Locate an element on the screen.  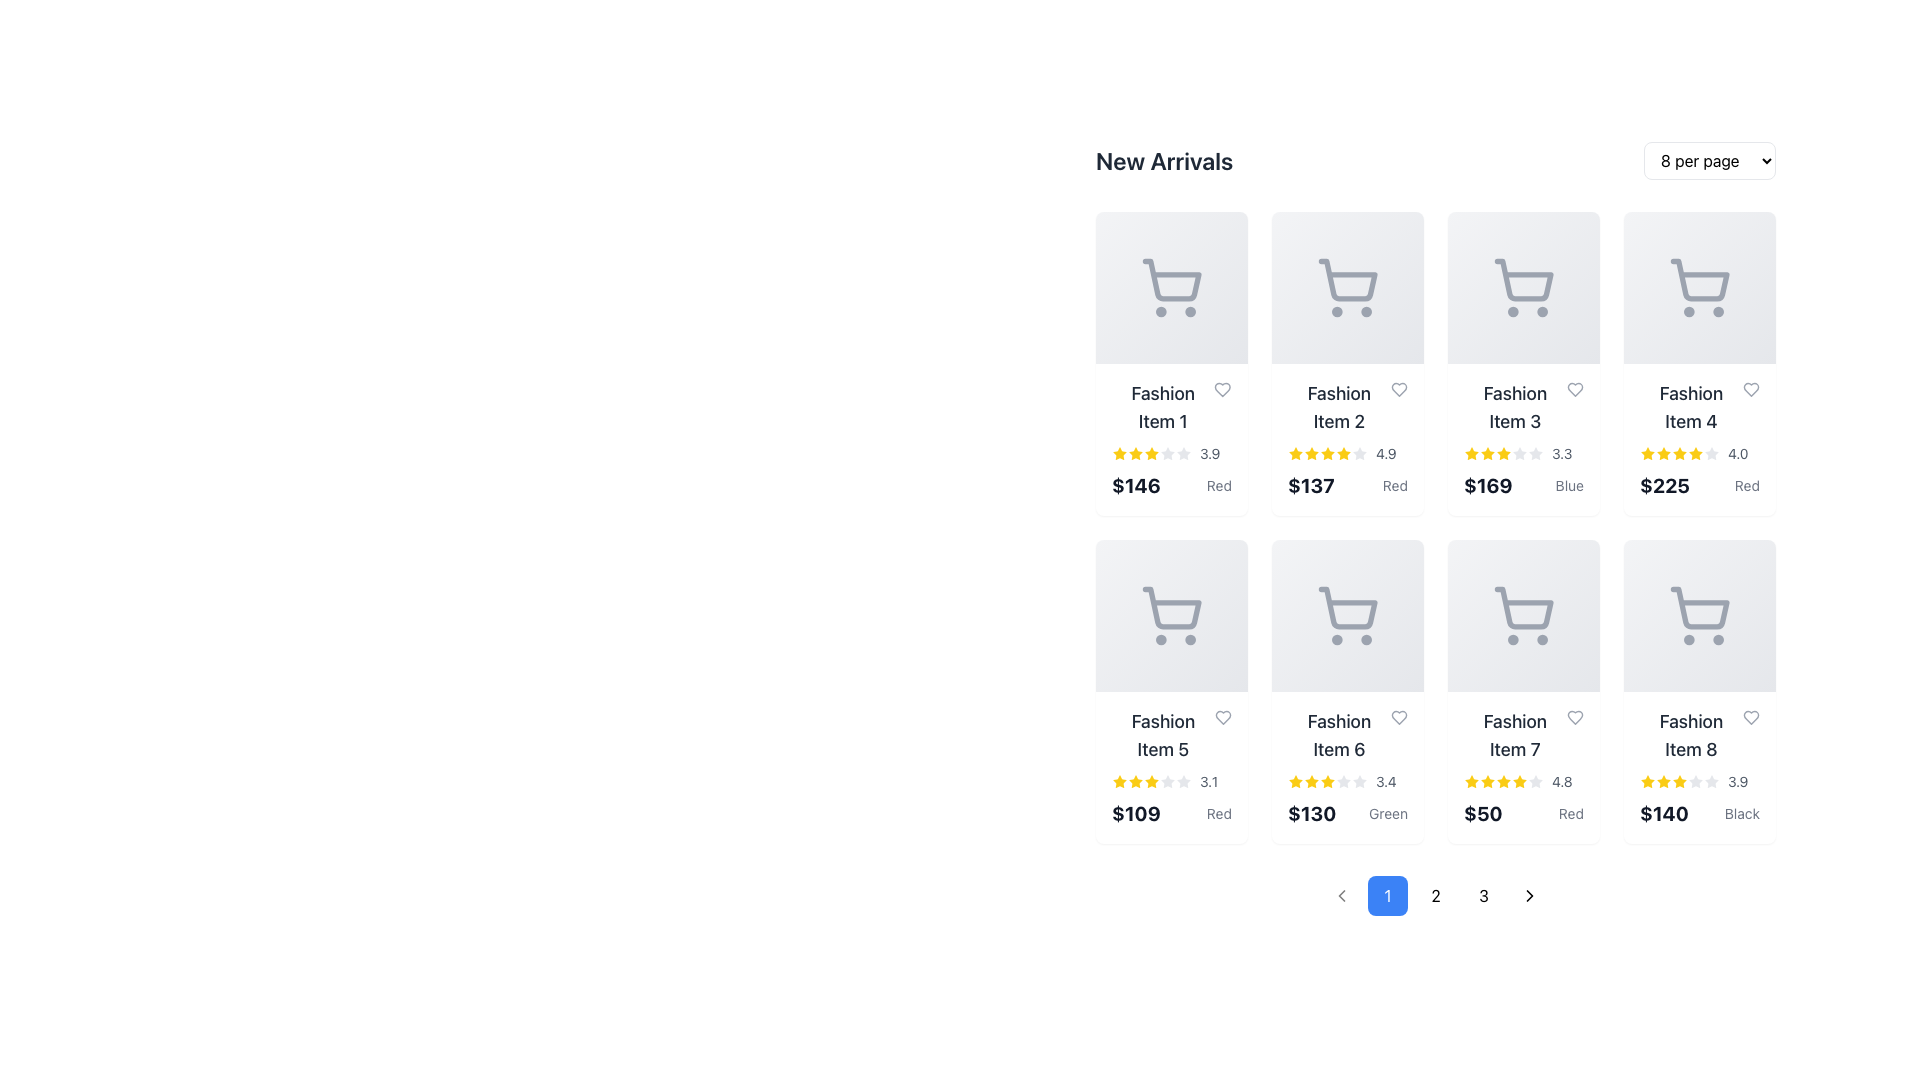
the heart-shaped icon button located in the top-right corner of the 'Fashion Item 3' product card within the 'New Arrivals' section is located at coordinates (1574, 389).